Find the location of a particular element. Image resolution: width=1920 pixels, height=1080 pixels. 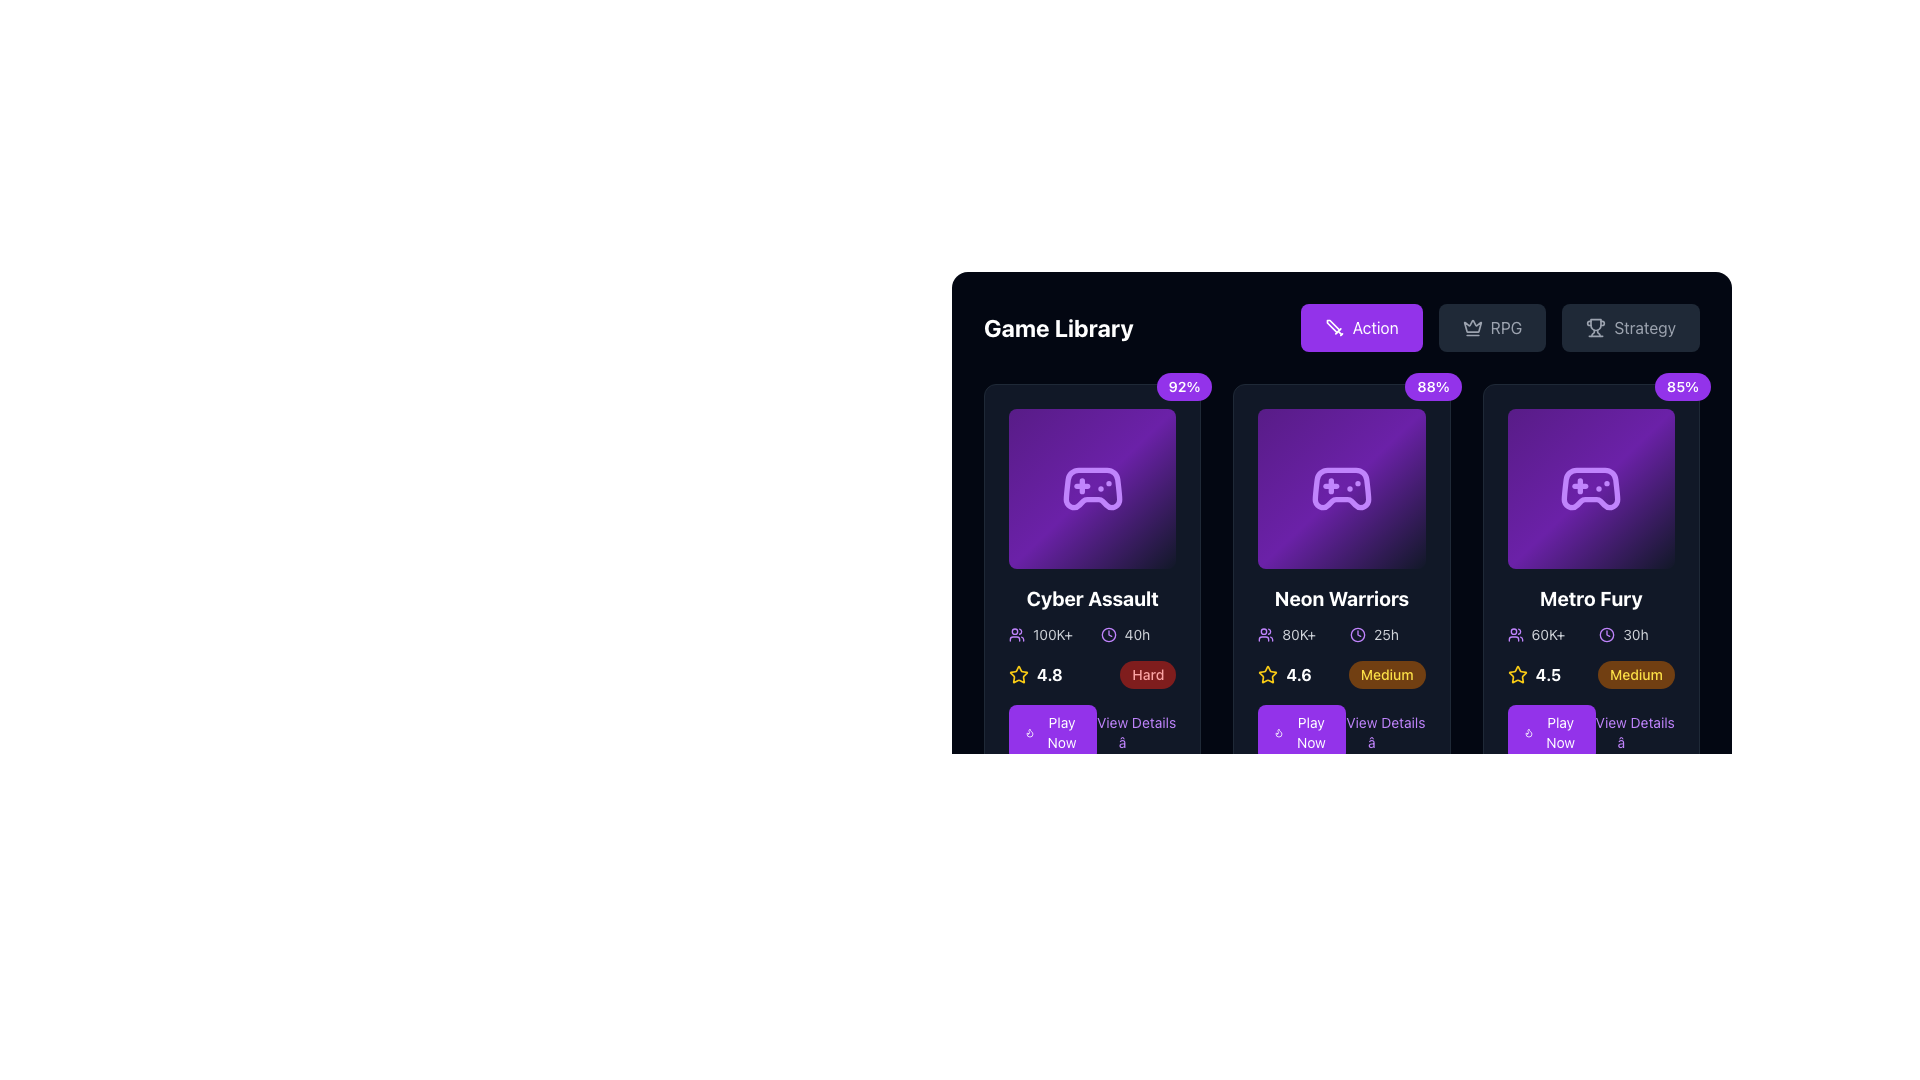

displayed total playtime information from the text label located beside the clock icon for the game 'Cyber Assault' is located at coordinates (1137, 635).